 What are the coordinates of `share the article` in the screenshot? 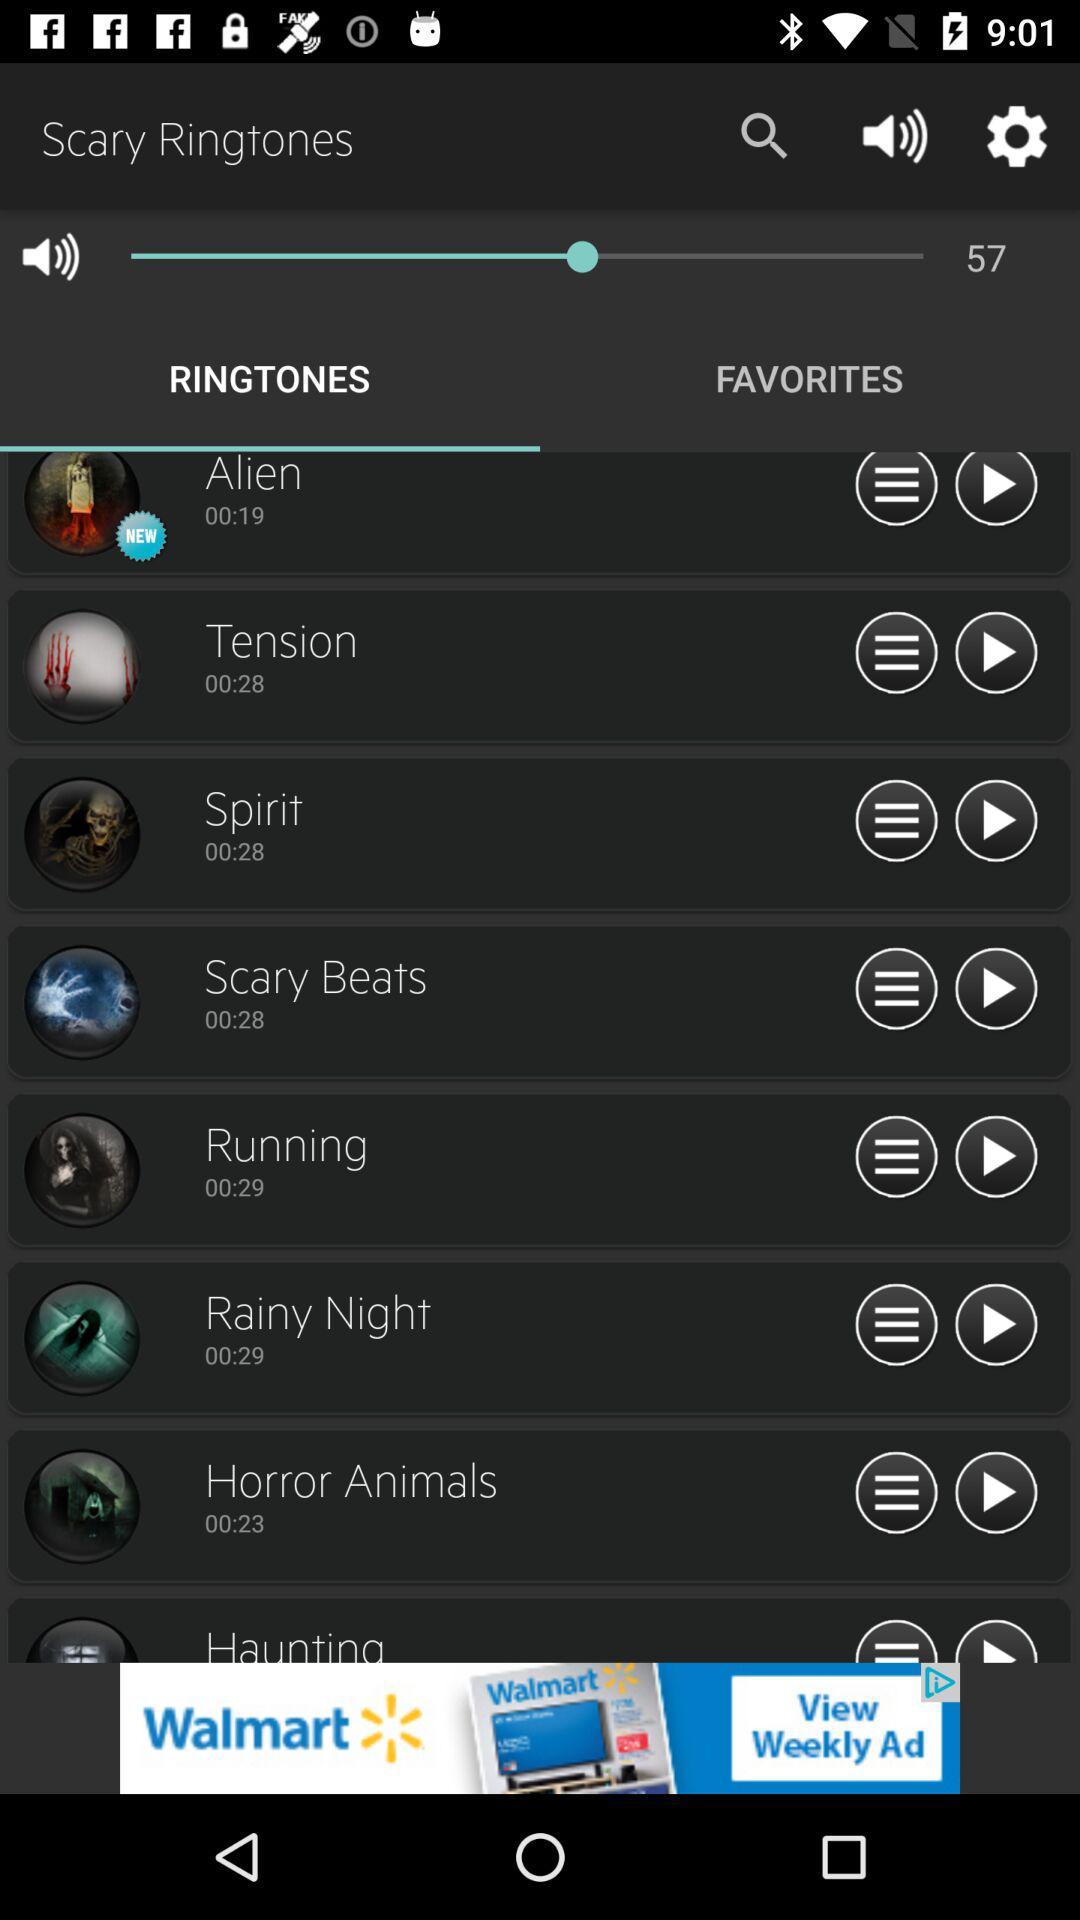 It's located at (995, 653).